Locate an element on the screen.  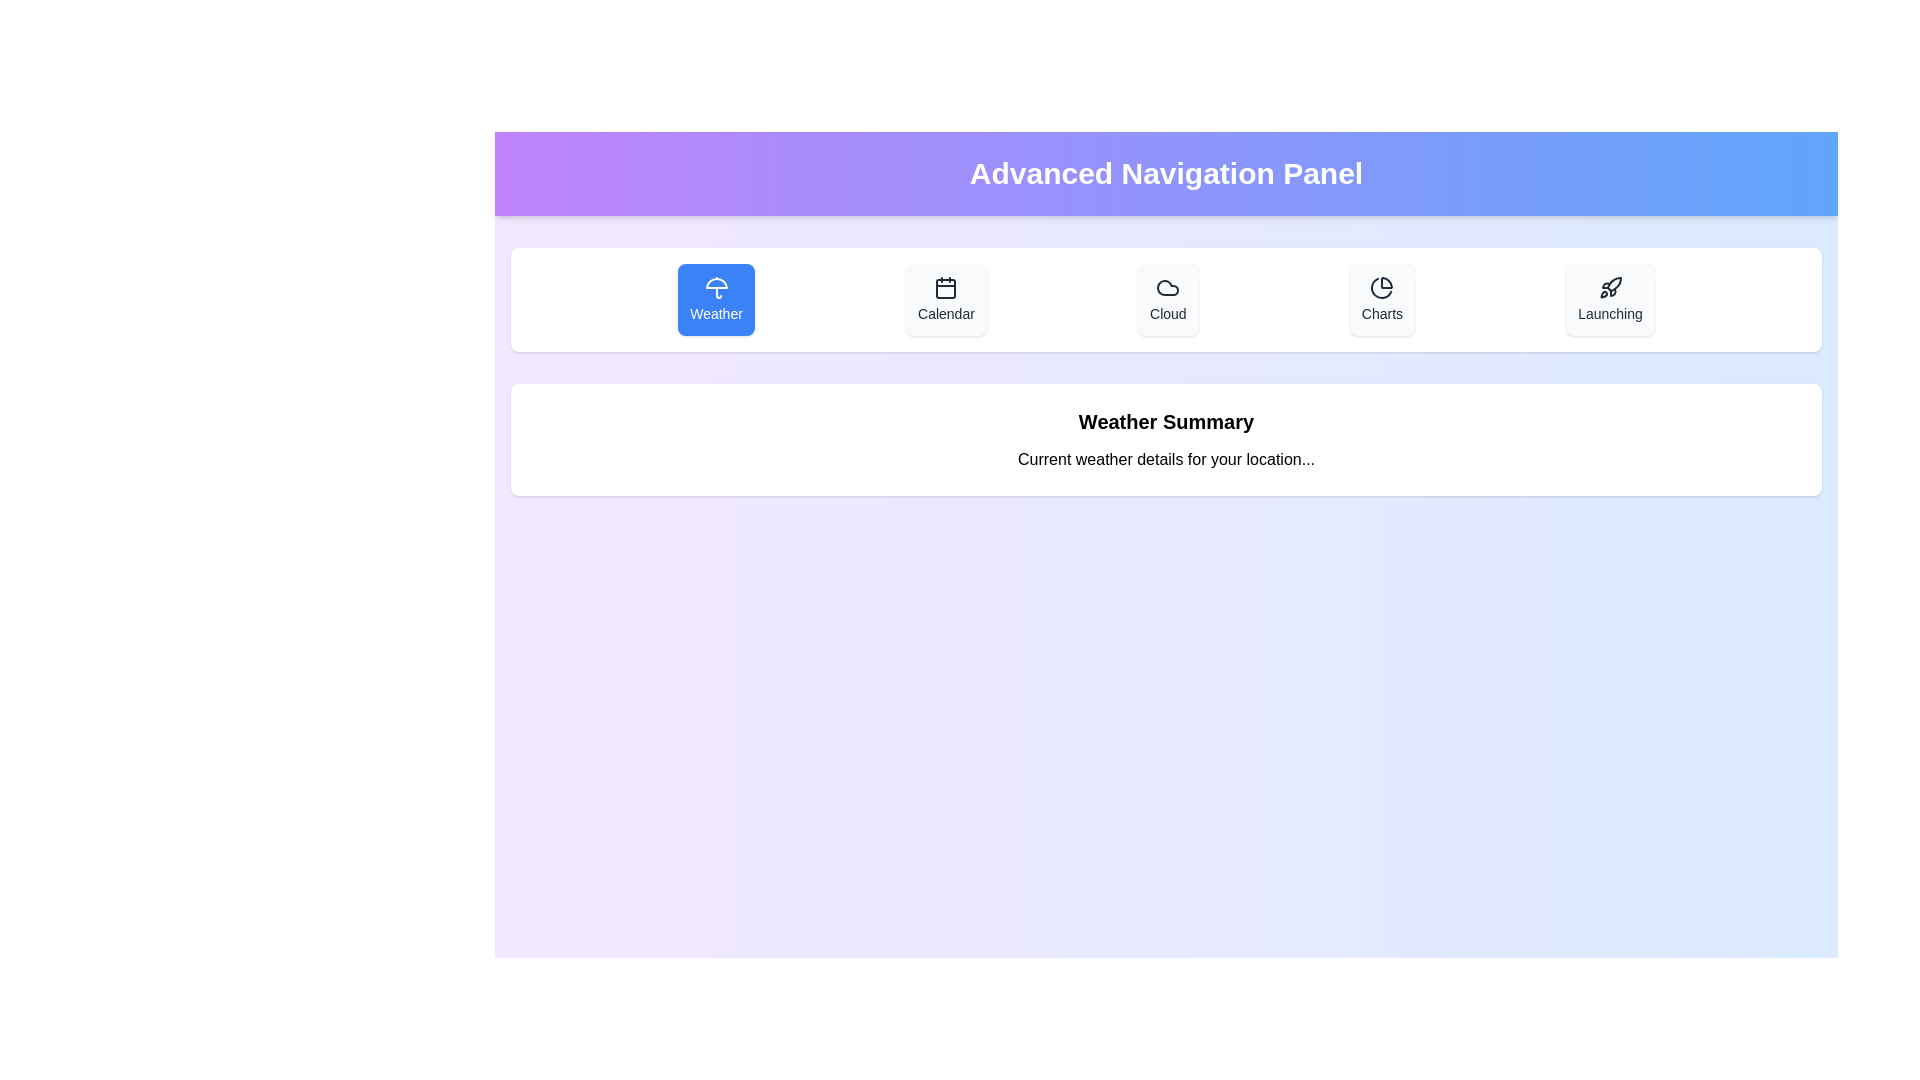
the button with a rocket icon and the text 'Launching' is located at coordinates (1610, 300).